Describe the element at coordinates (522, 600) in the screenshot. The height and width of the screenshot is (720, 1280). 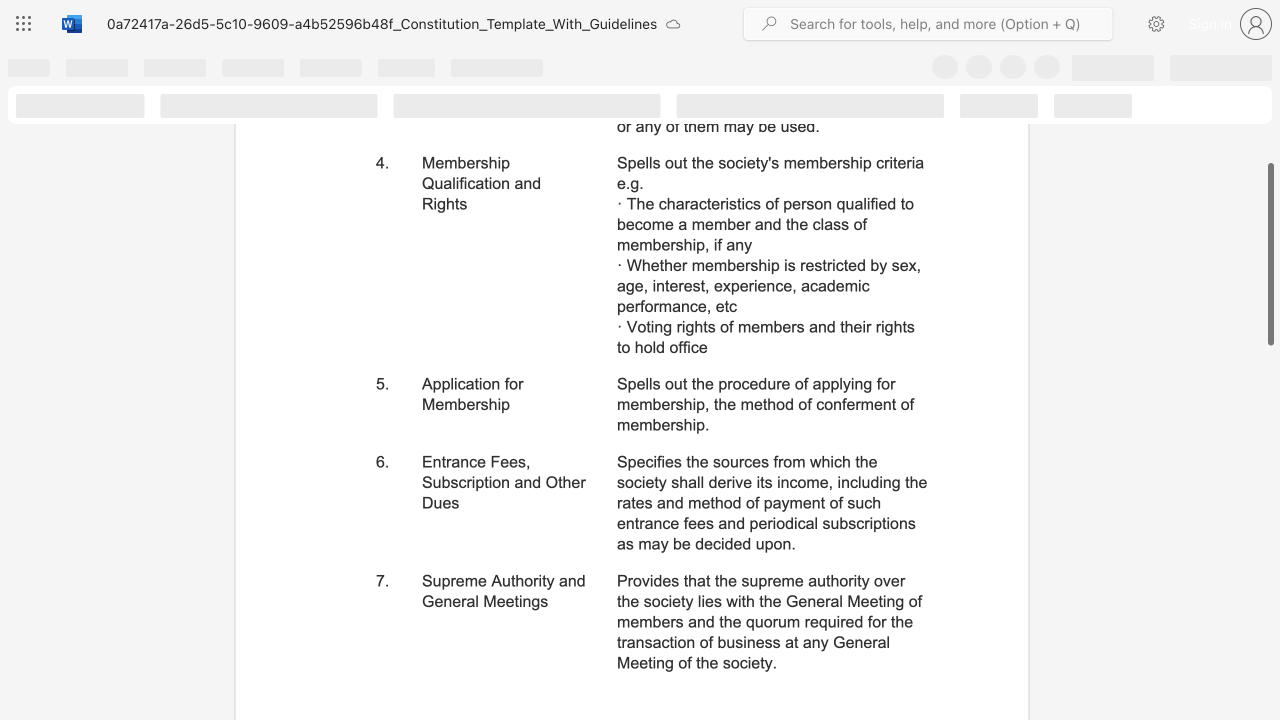
I see `the subset text "ng" within the text "Supreme Authority and General Meetings"` at that location.